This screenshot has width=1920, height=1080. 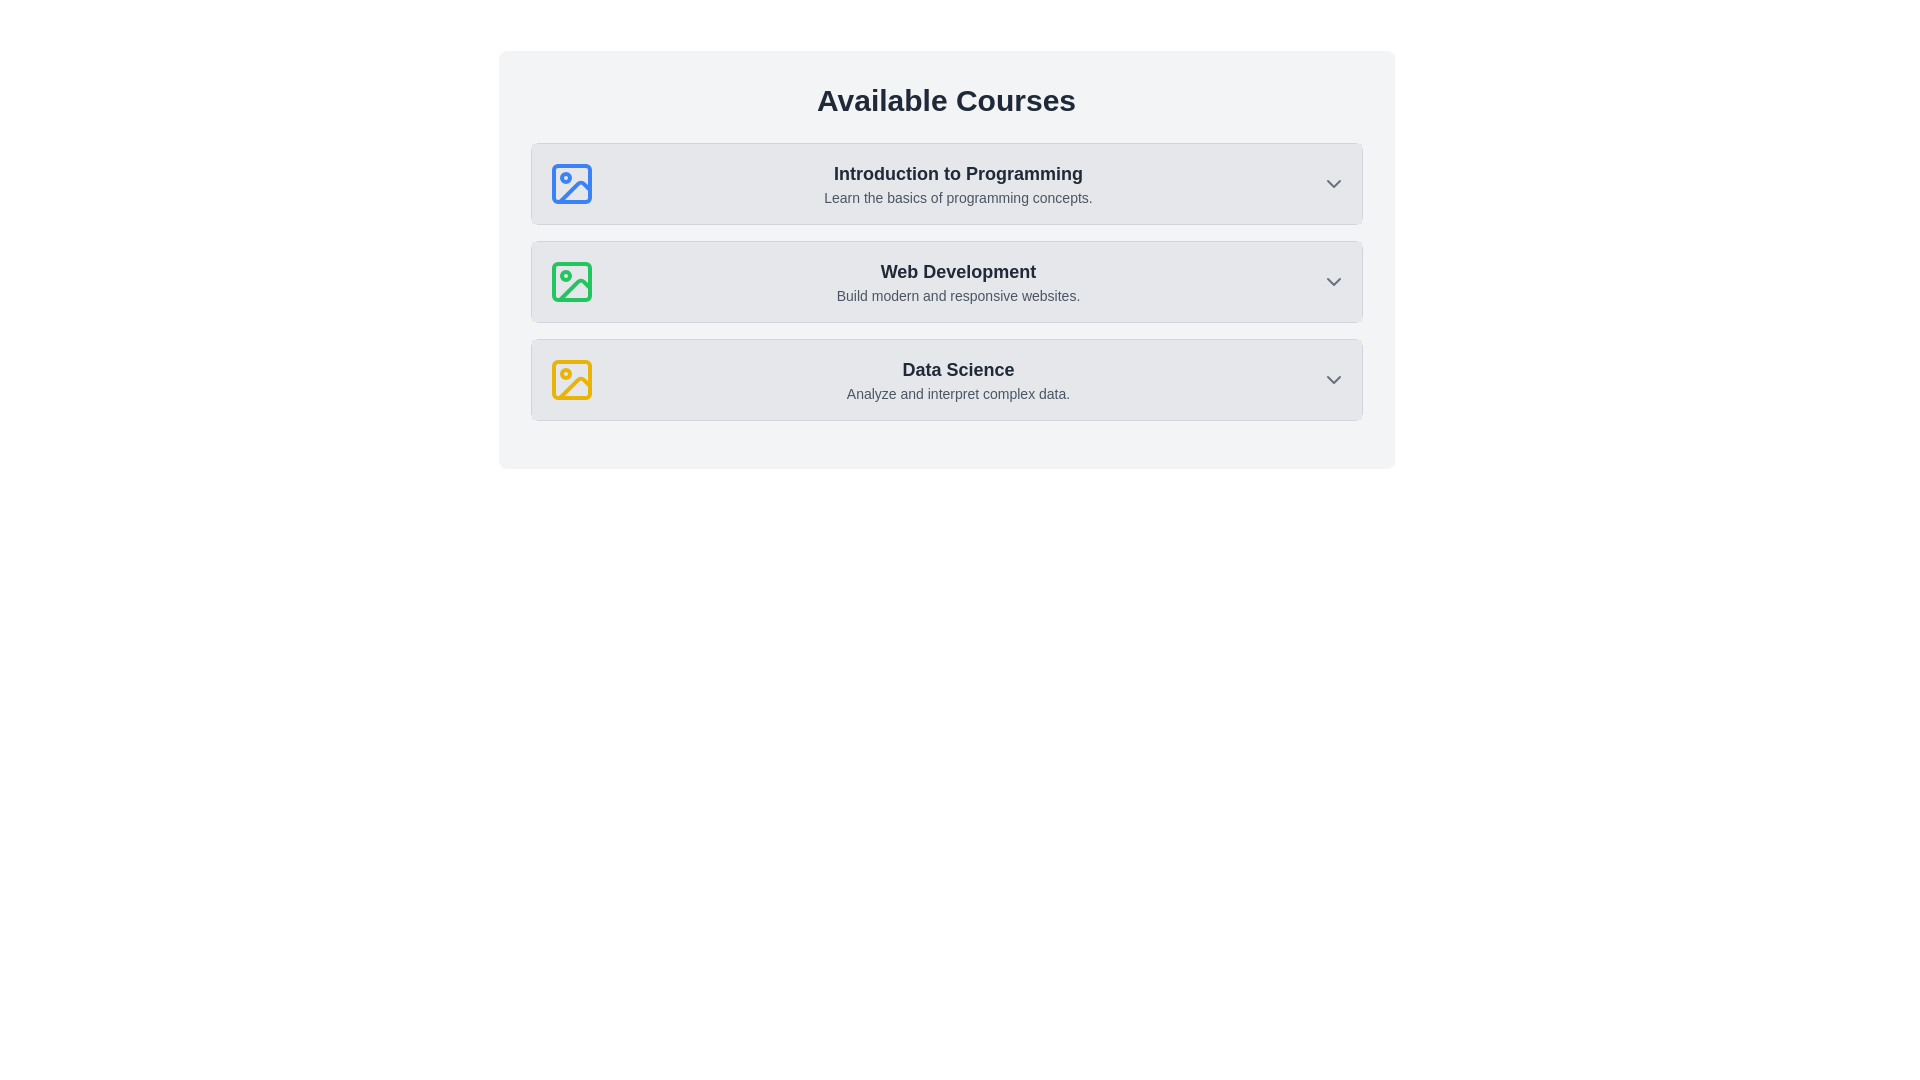 What do you see at coordinates (957, 272) in the screenshot?
I see `the 'Web Development' text label, which is styled in a larger, bold font and is part of the 'Available Courses' section` at bounding box center [957, 272].